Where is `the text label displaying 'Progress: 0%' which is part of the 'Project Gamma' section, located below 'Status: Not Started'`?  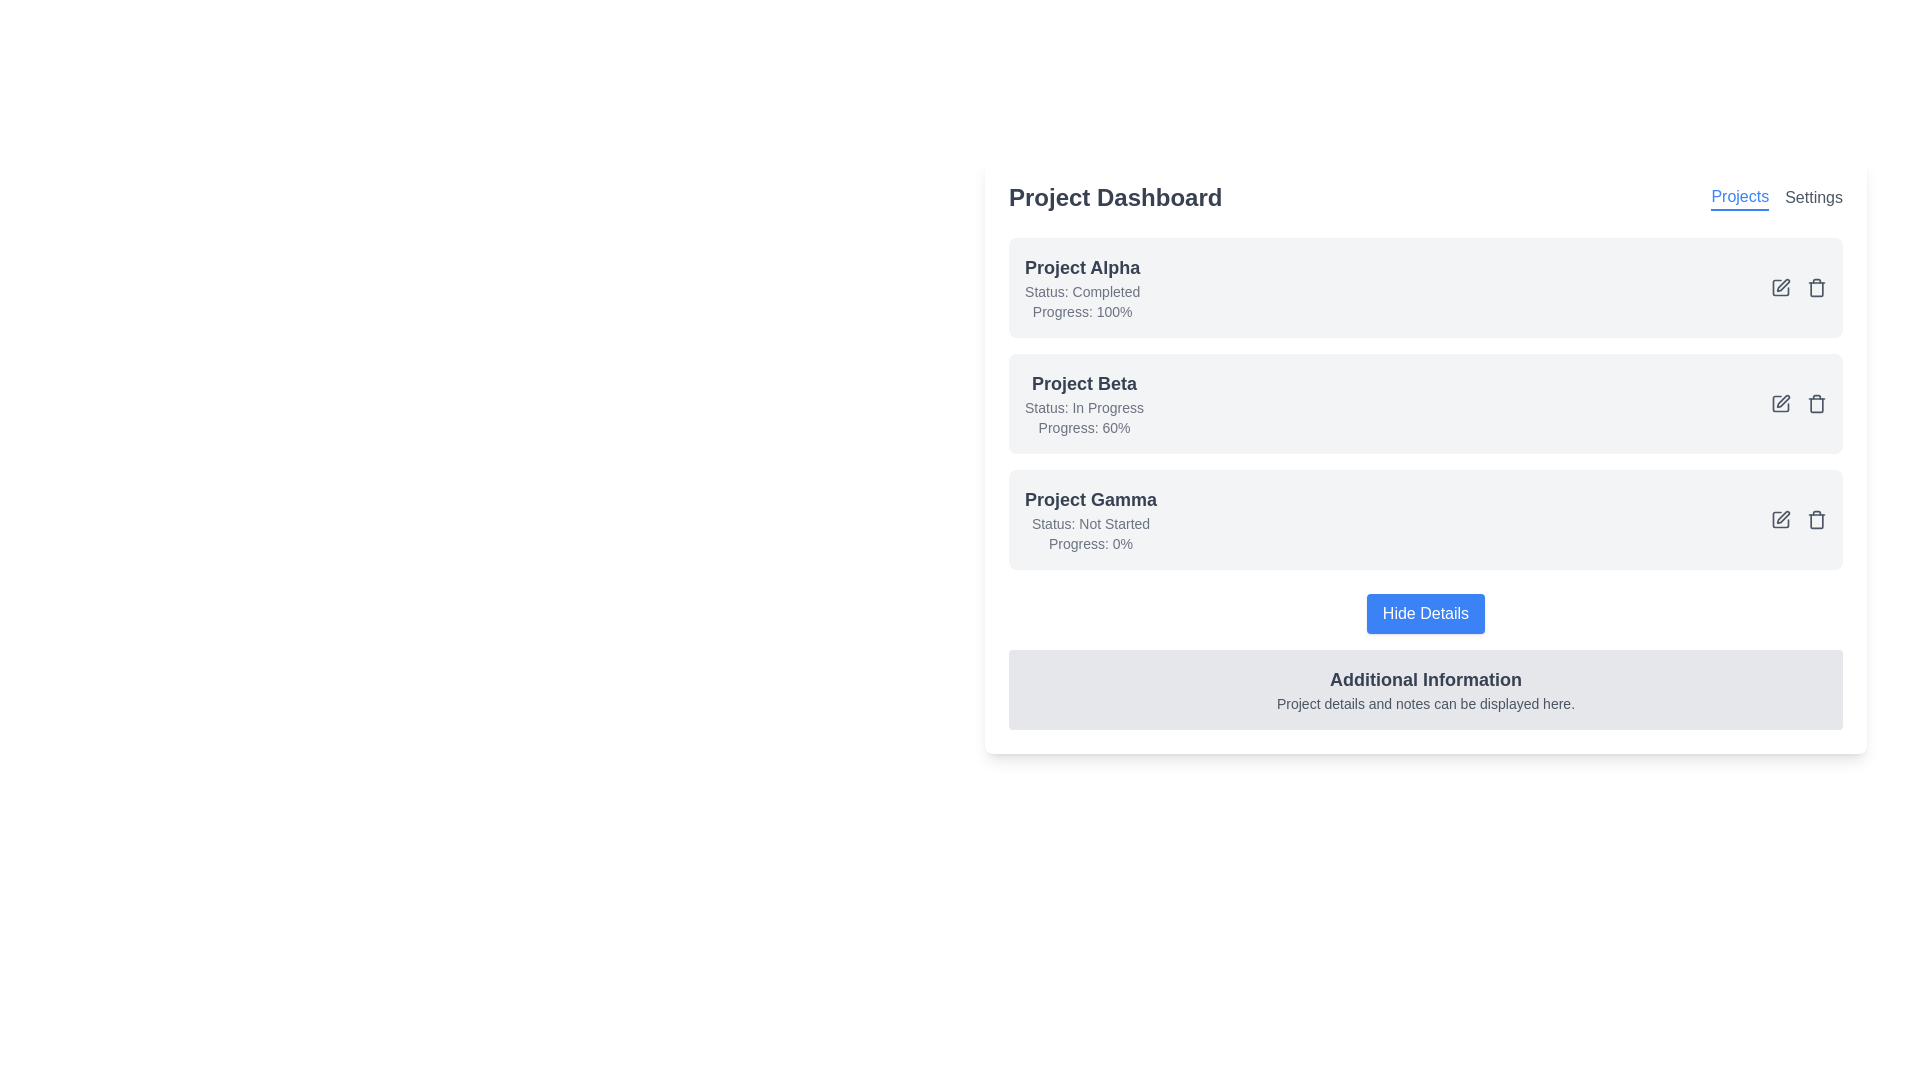
the text label displaying 'Progress: 0%' which is part of the 'Project Gamma' section, located below 'Status: Not Started' is located at coordinates (1089, 543).